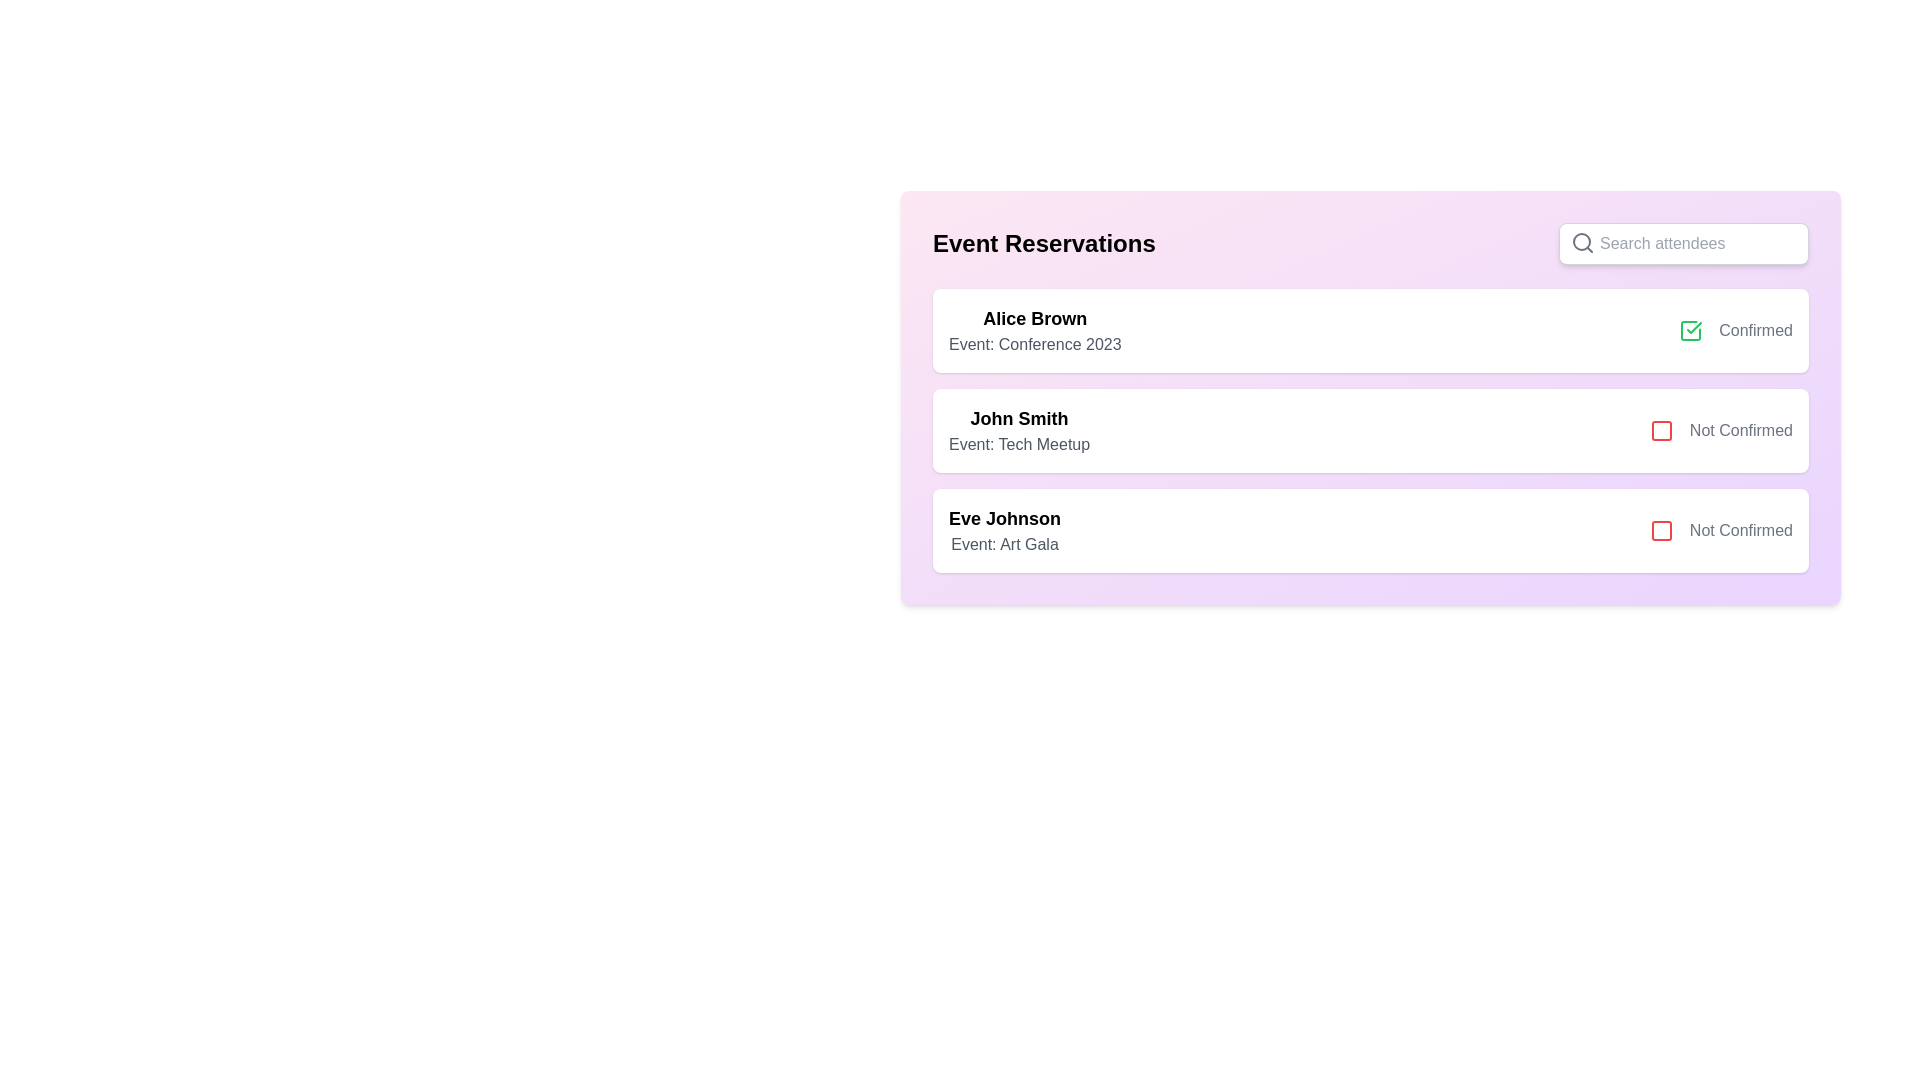  I want to click on the 'Confirmed' text label element, which is positioned to the right of a green checkbox indicating the confirmation status for Alice Brown's event reservation, so click(1755, 330).